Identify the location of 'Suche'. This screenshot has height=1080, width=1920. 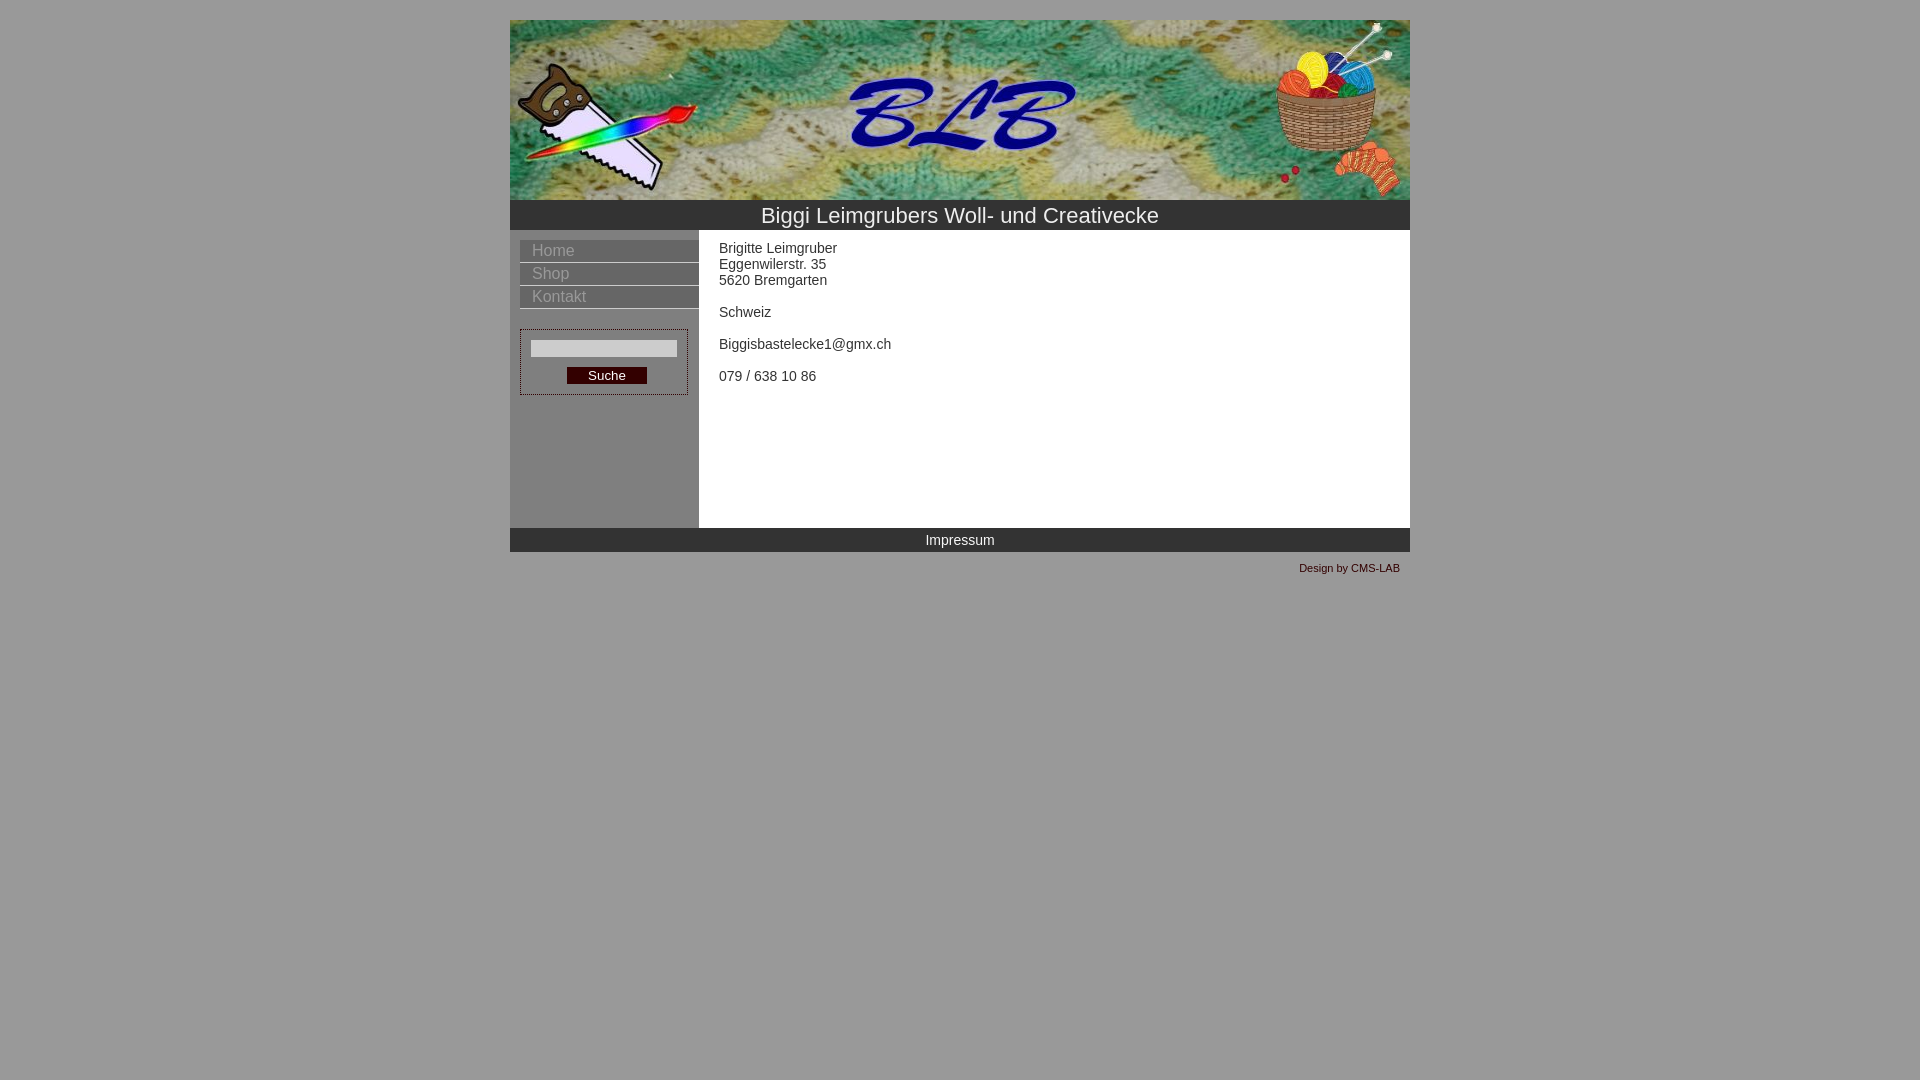
(565, 375).